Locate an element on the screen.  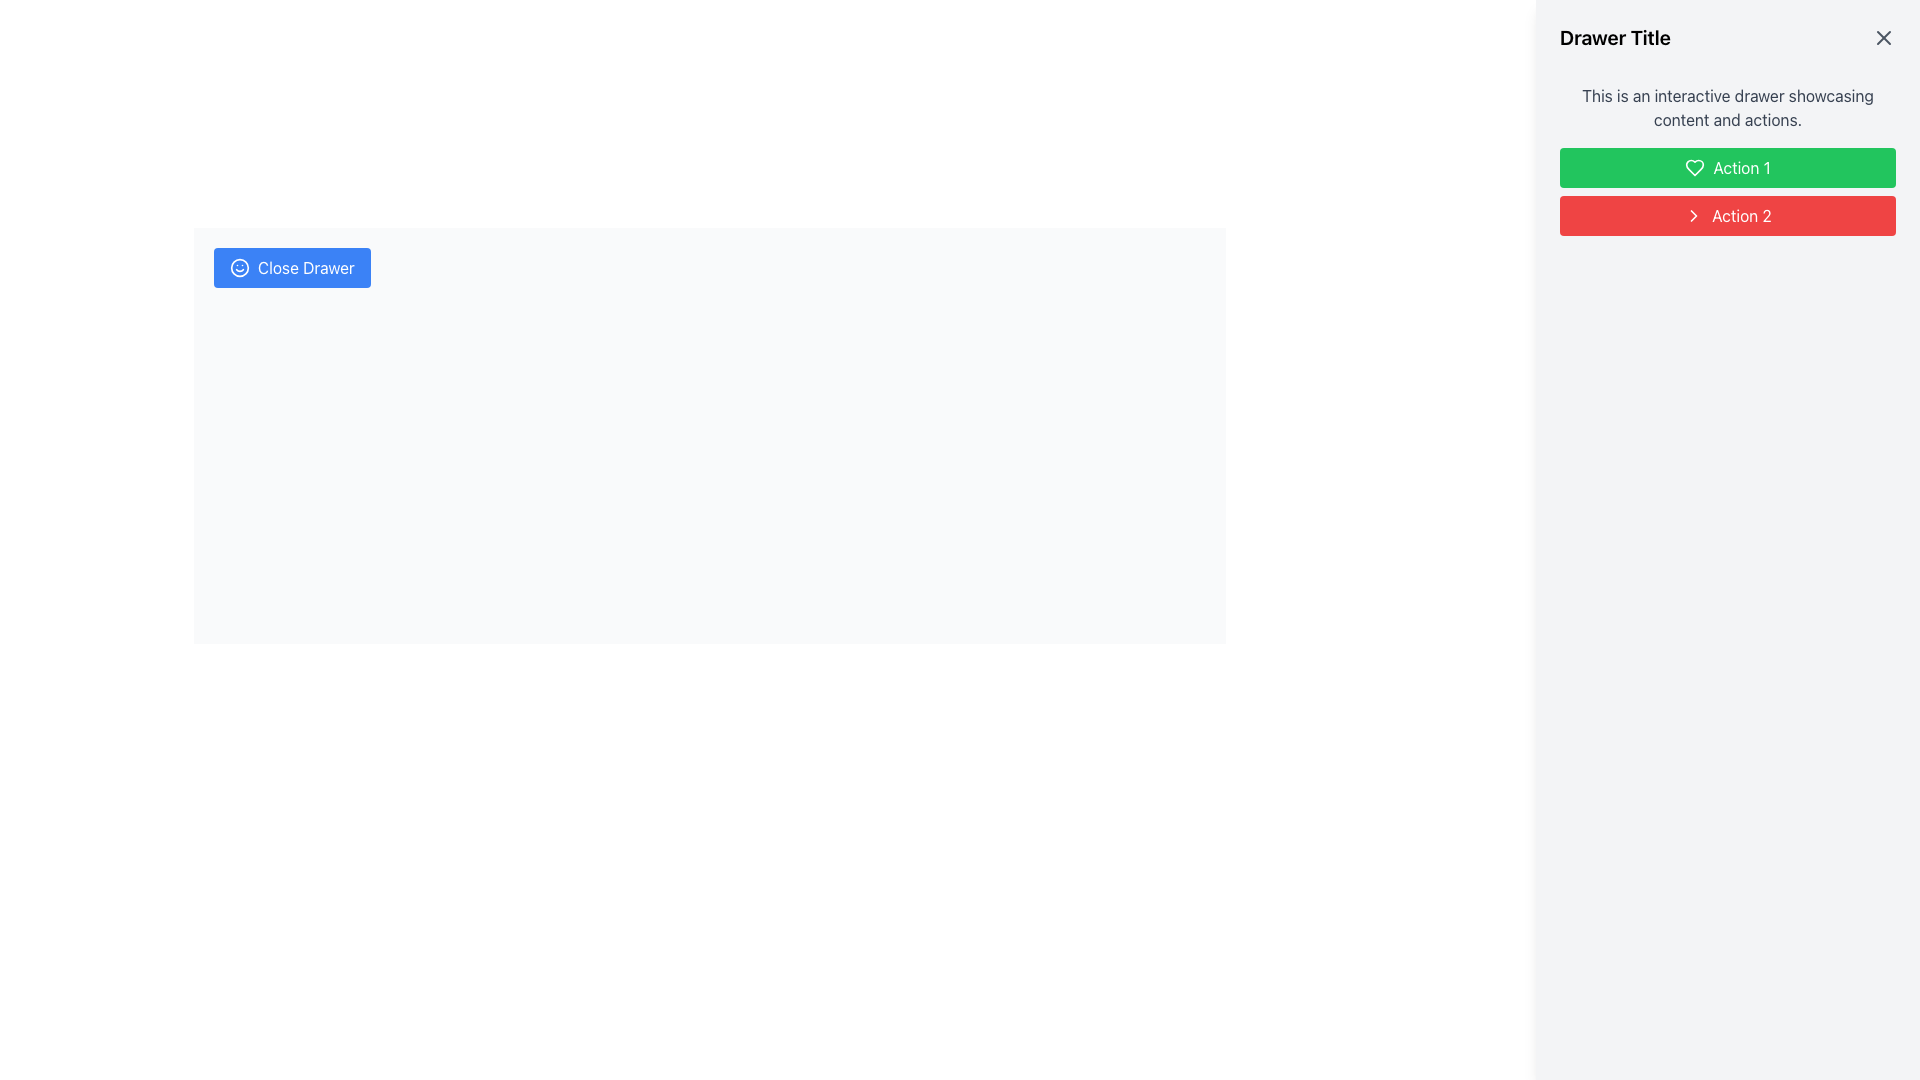
the right-facing arrow icon within the 'Action 2' button, which has a red background and is located in the top-right corner of the interface is located at coordinates (1693, 216).